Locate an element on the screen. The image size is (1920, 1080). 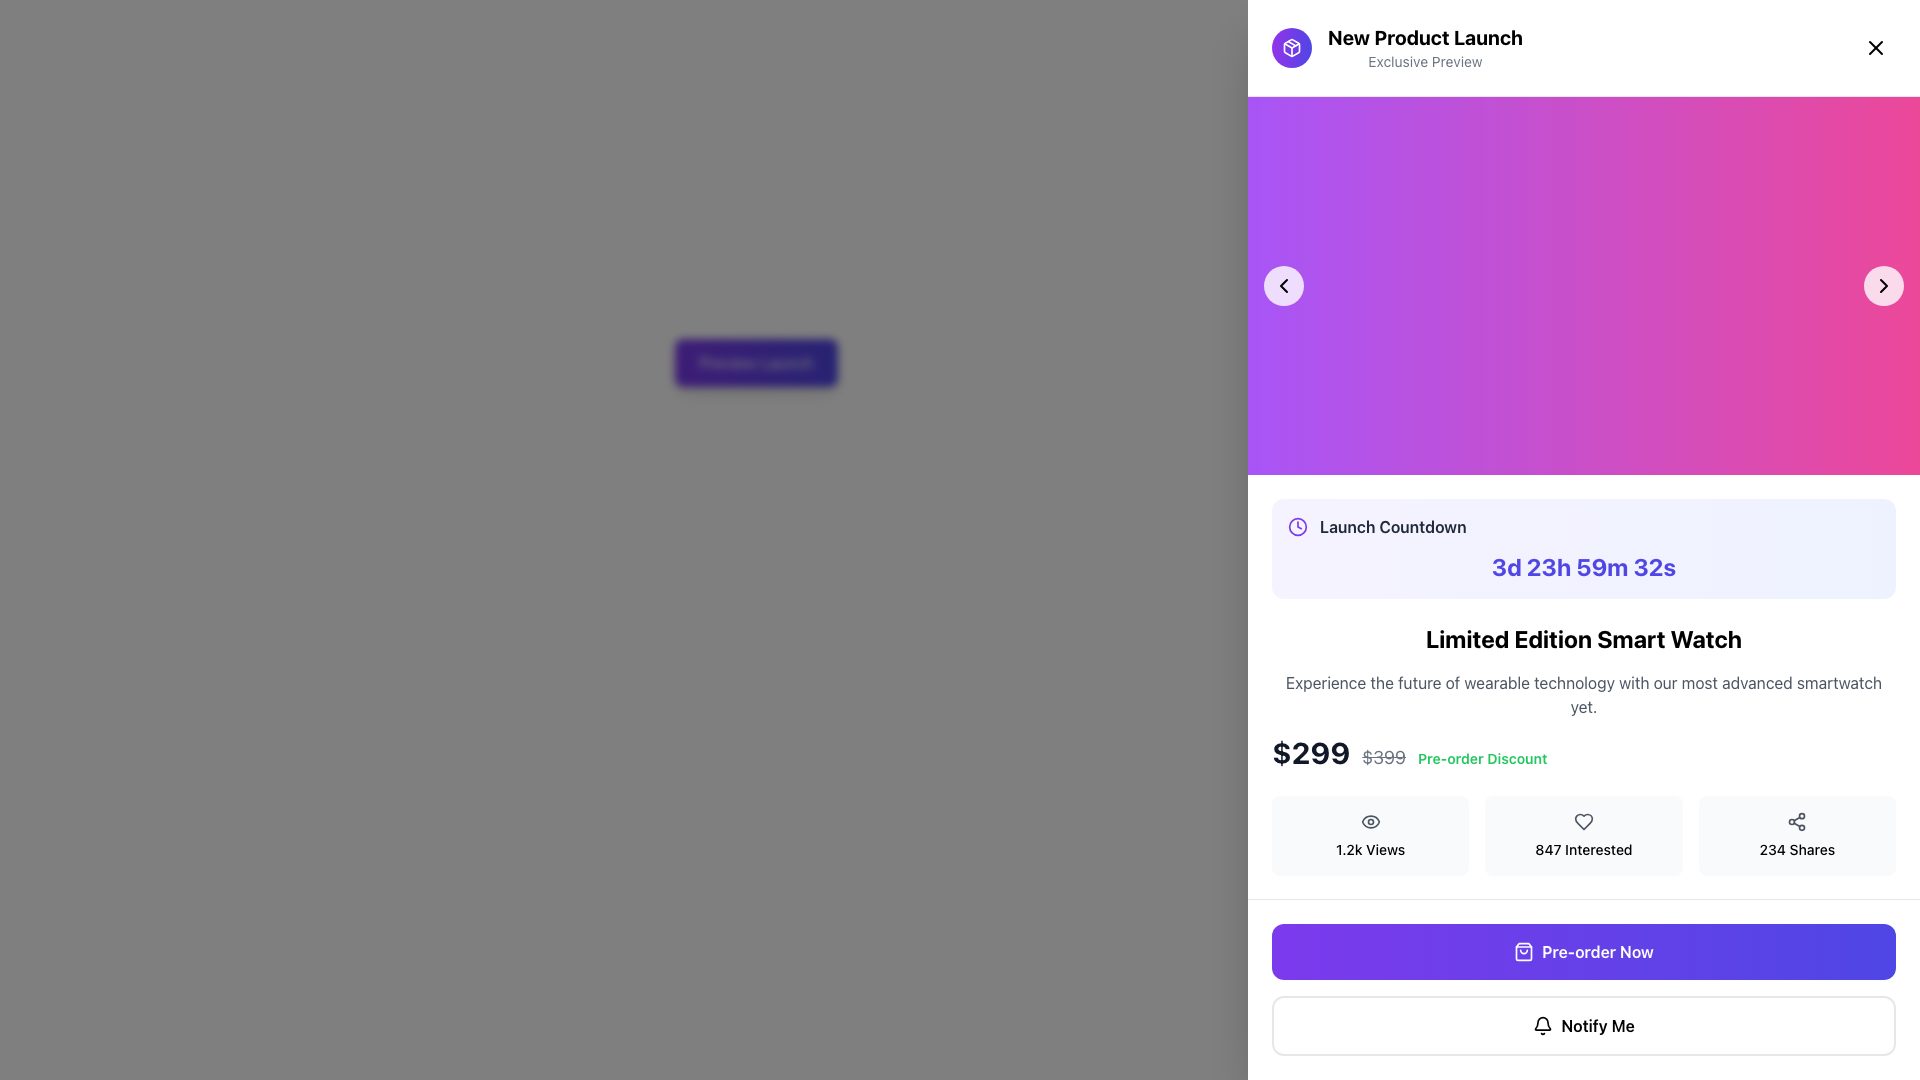
the Informational widget that displays the number of people who have interacted positively or shown interest in the associated content, located between '1.2k Views' and '234 Shares' is located at coordinates (1583, 836).